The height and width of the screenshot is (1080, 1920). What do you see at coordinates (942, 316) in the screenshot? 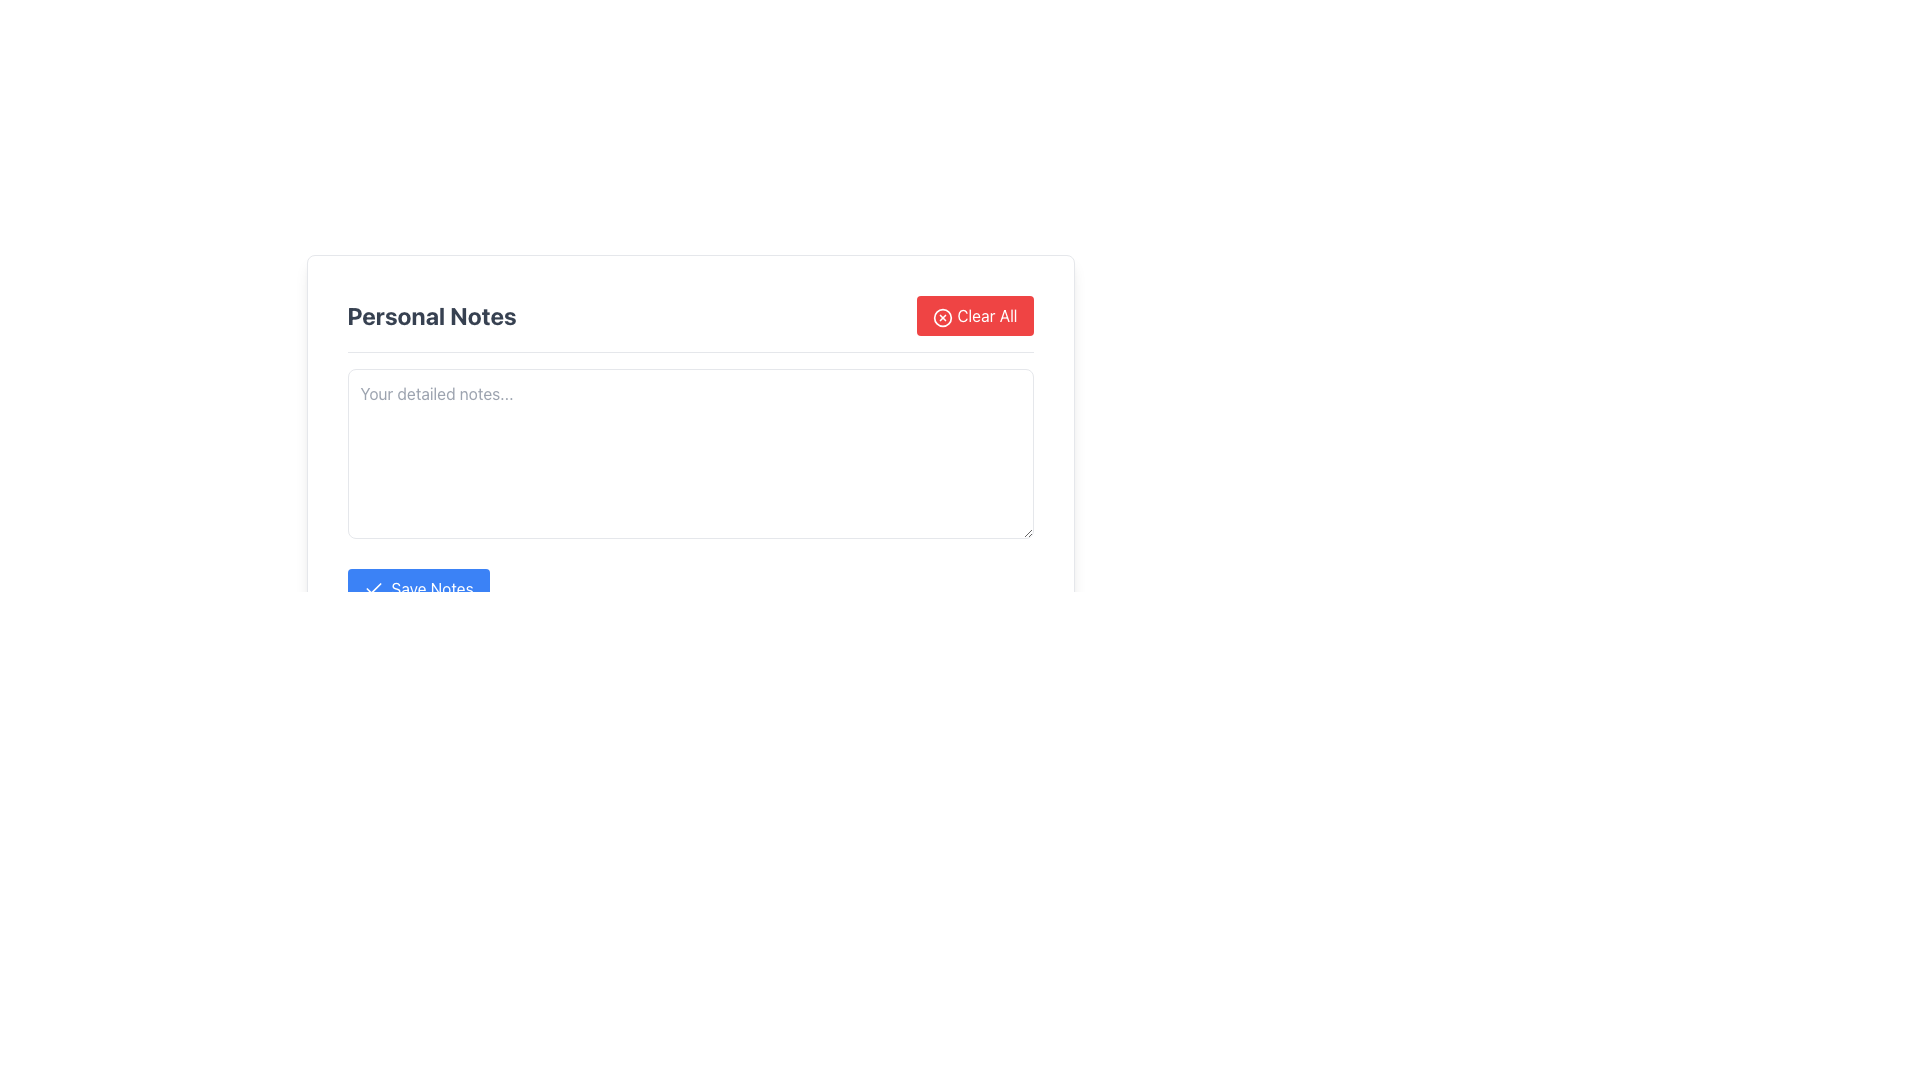
I see `the 'Clear All' button located in the top-right section of the interface, which contains the icon indicating deletion or reset functionality` at bounding box center [942, 316].